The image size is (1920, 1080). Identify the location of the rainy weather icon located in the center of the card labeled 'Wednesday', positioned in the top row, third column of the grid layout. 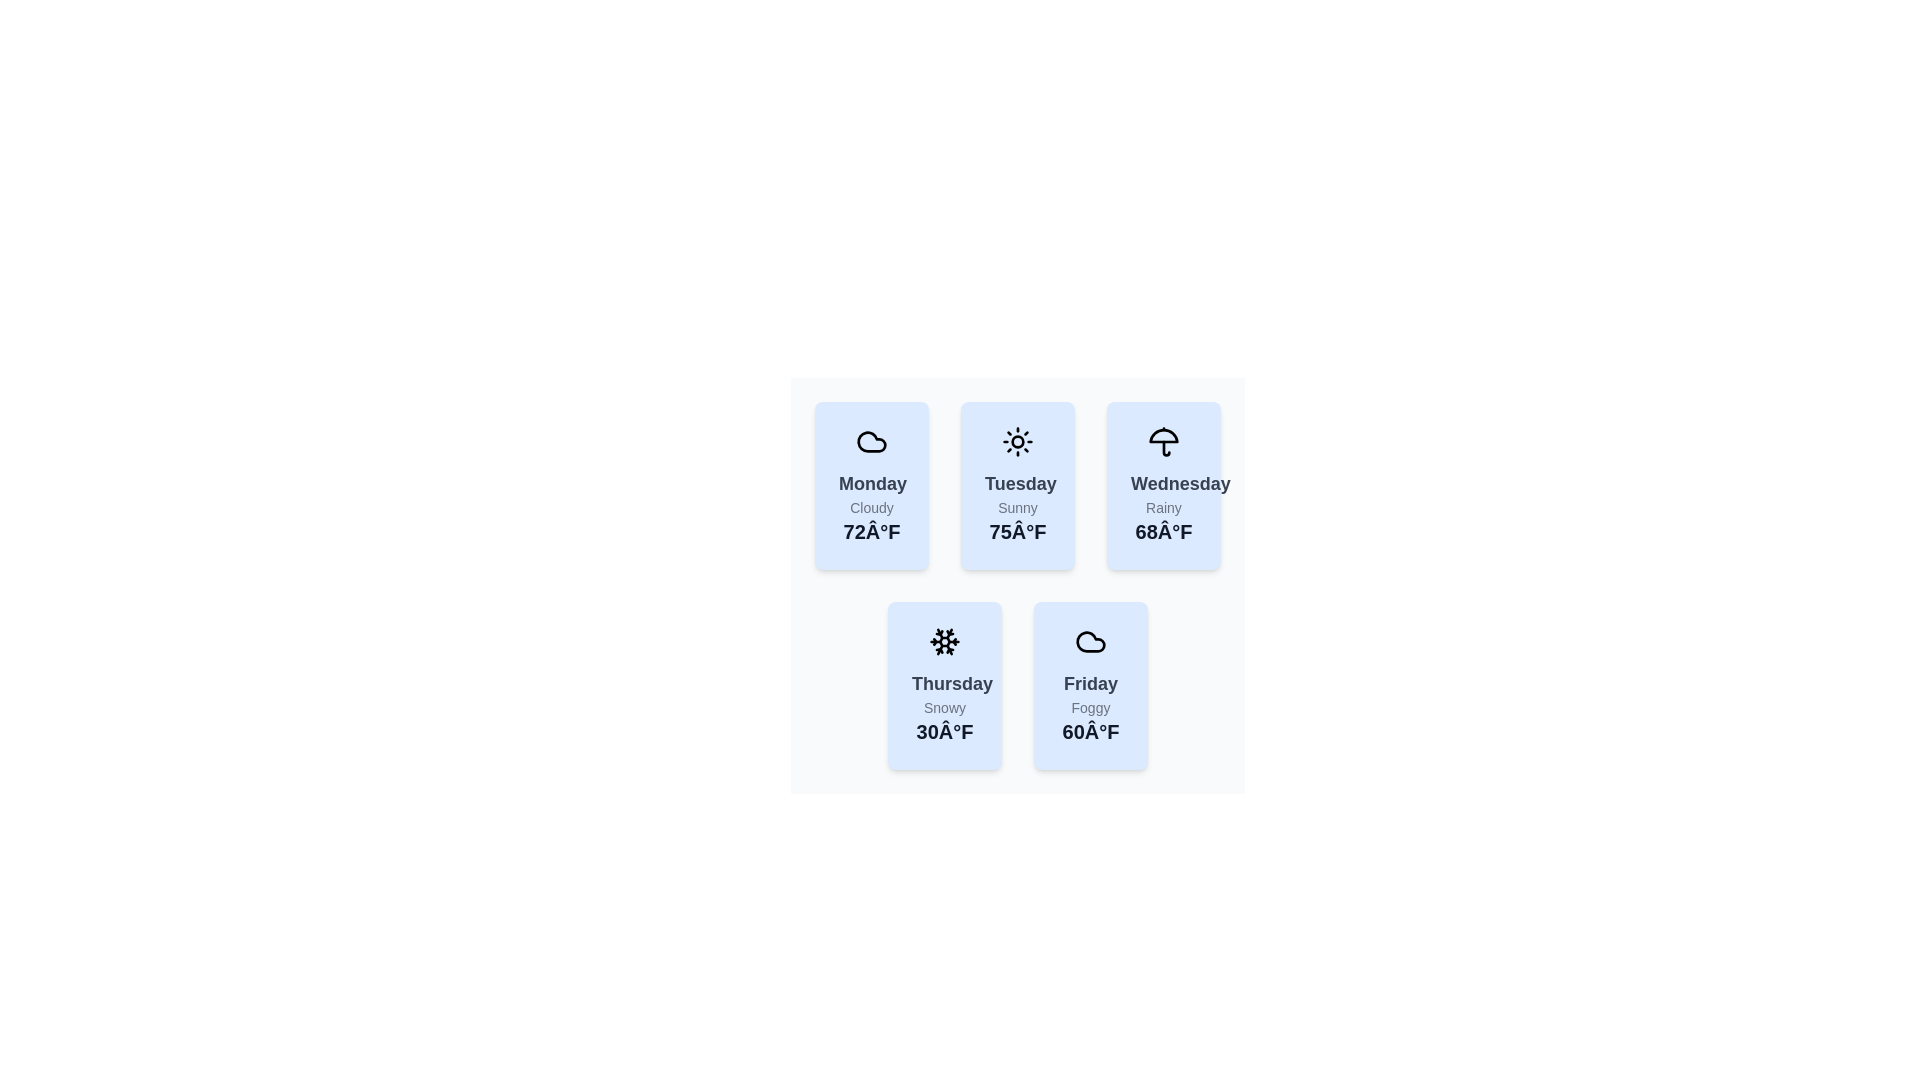
(1163, 441).